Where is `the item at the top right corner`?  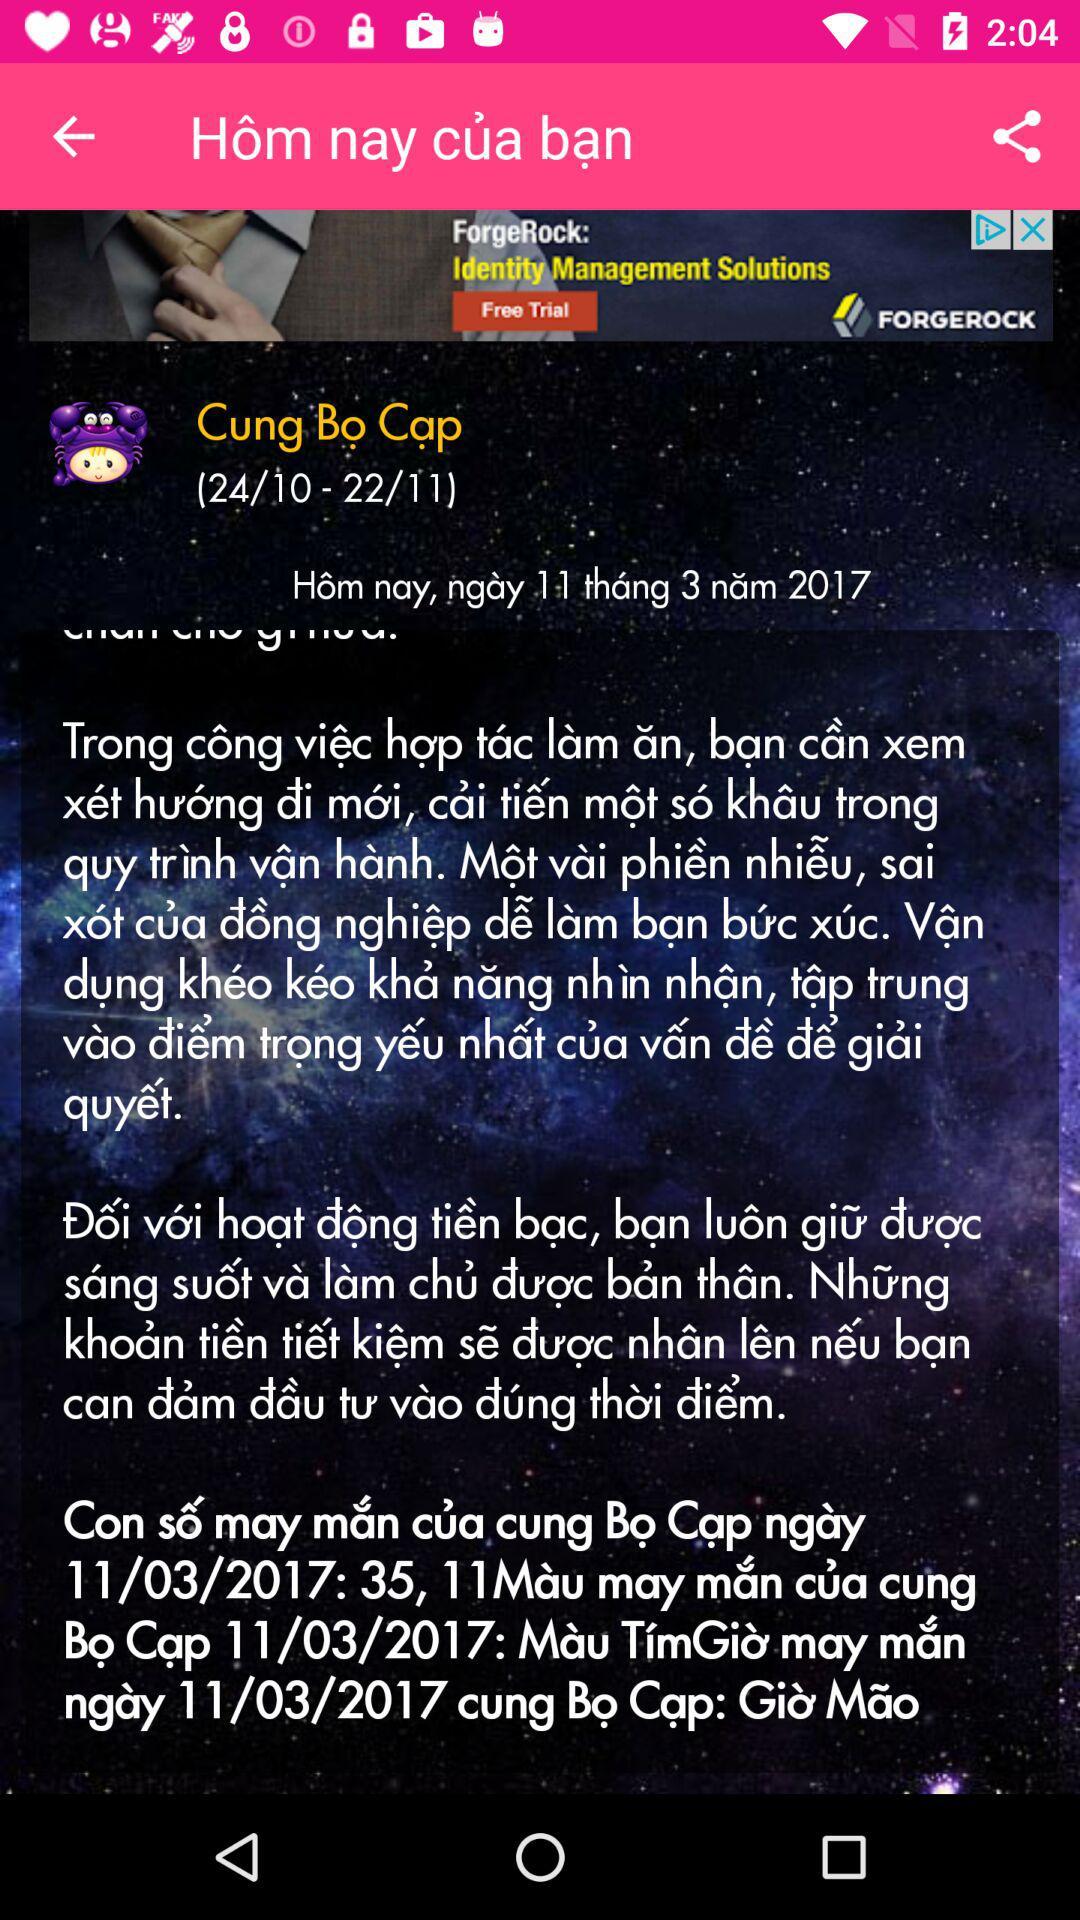
the item at the top right corner is located at coordinates (1017, 135).